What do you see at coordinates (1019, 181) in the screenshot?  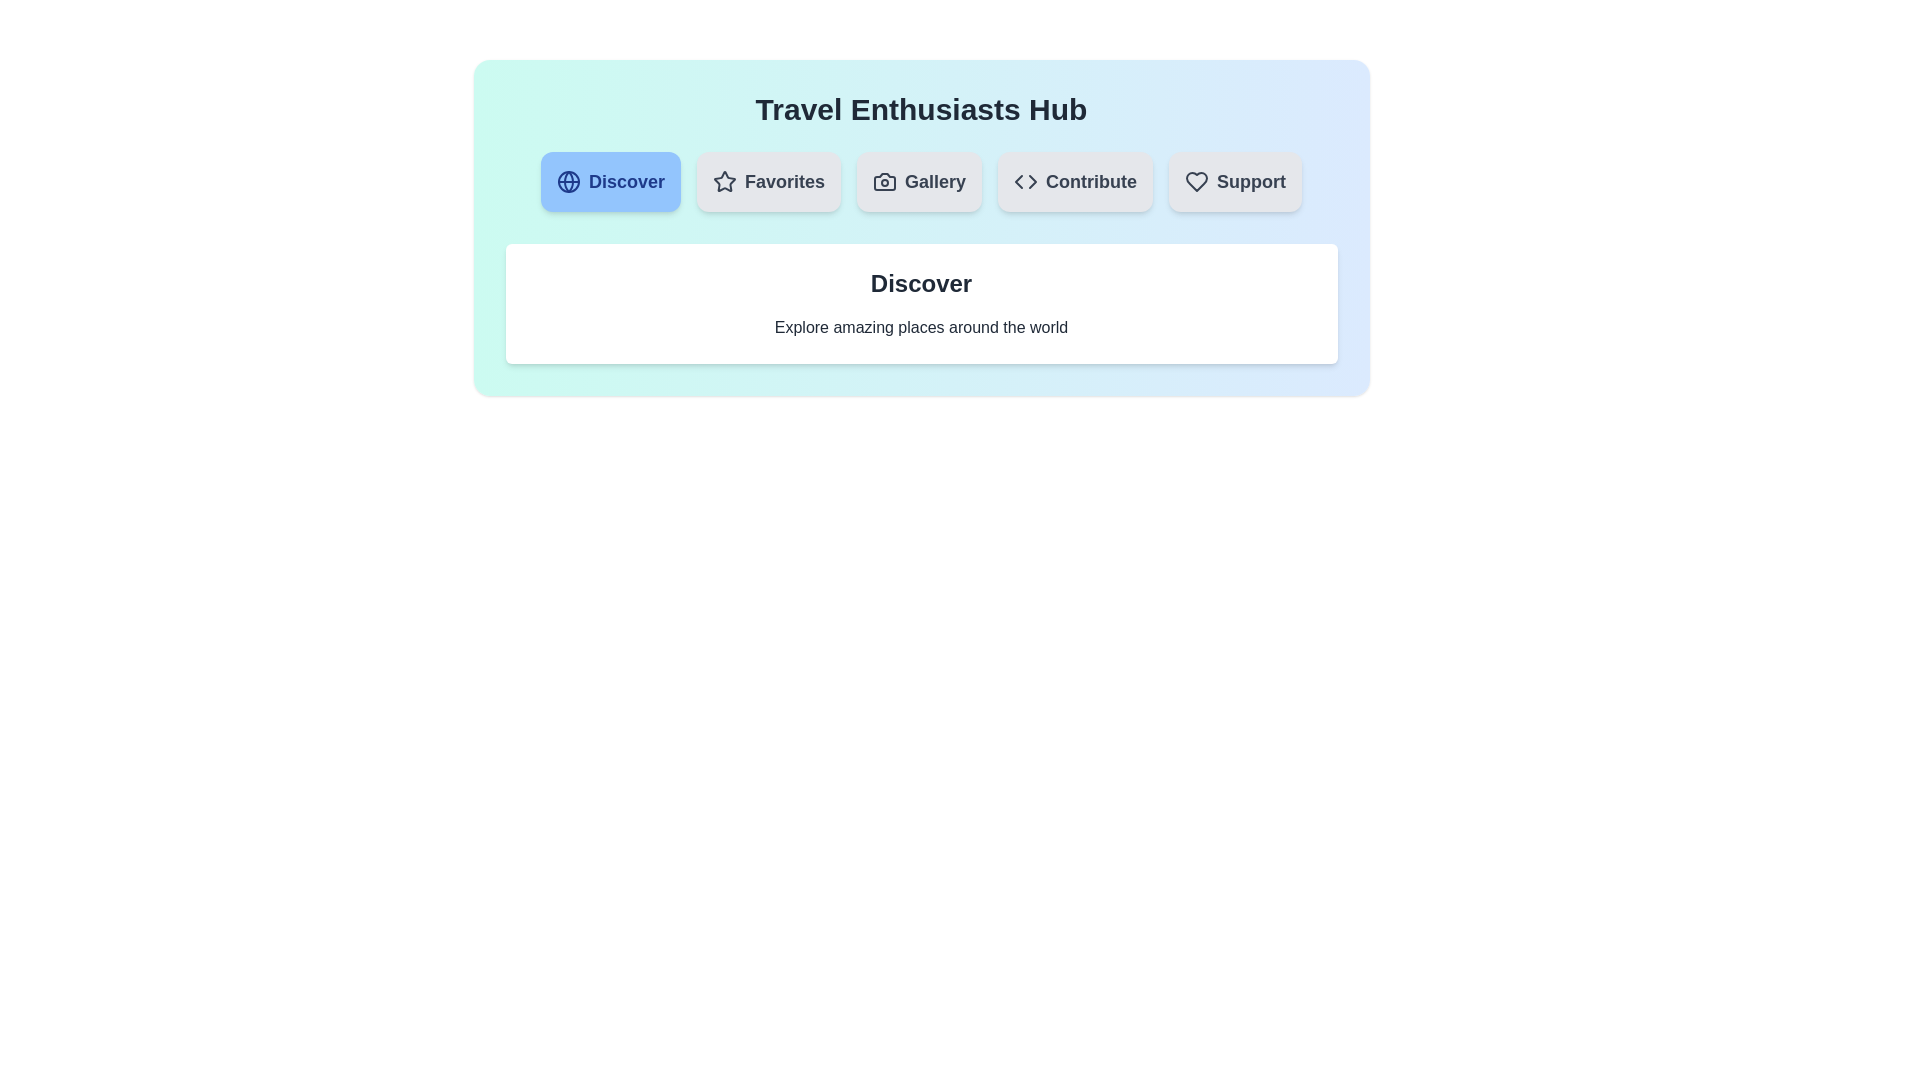 I see `the 'Contribute' button, which contains the leftward directional SVG graphic` at bounding box center [1019, 181].